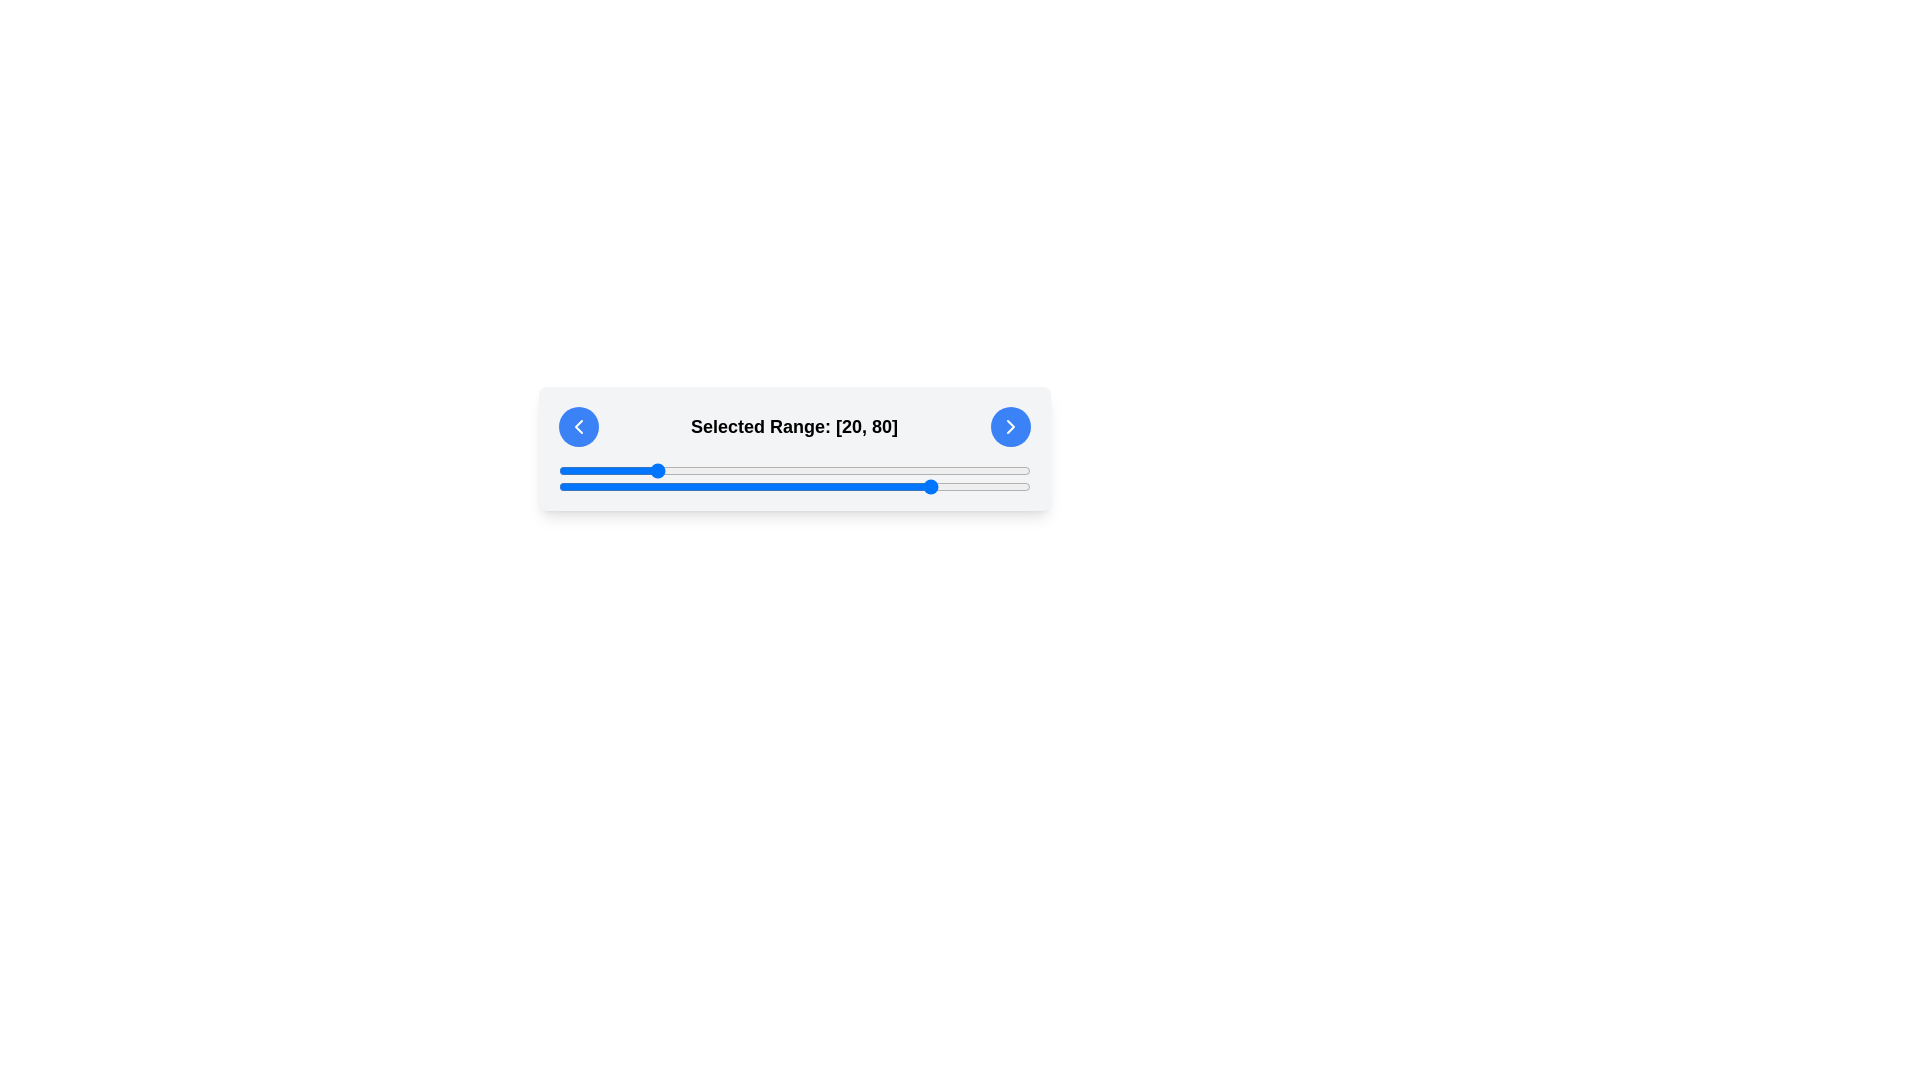 This screenshot has height=1080, width=1920. I want to click on the text label displaying 'Selected Range: [20, 80]', which is located centrally between two blue circular buttons with chevron icons, so click(793, 426).